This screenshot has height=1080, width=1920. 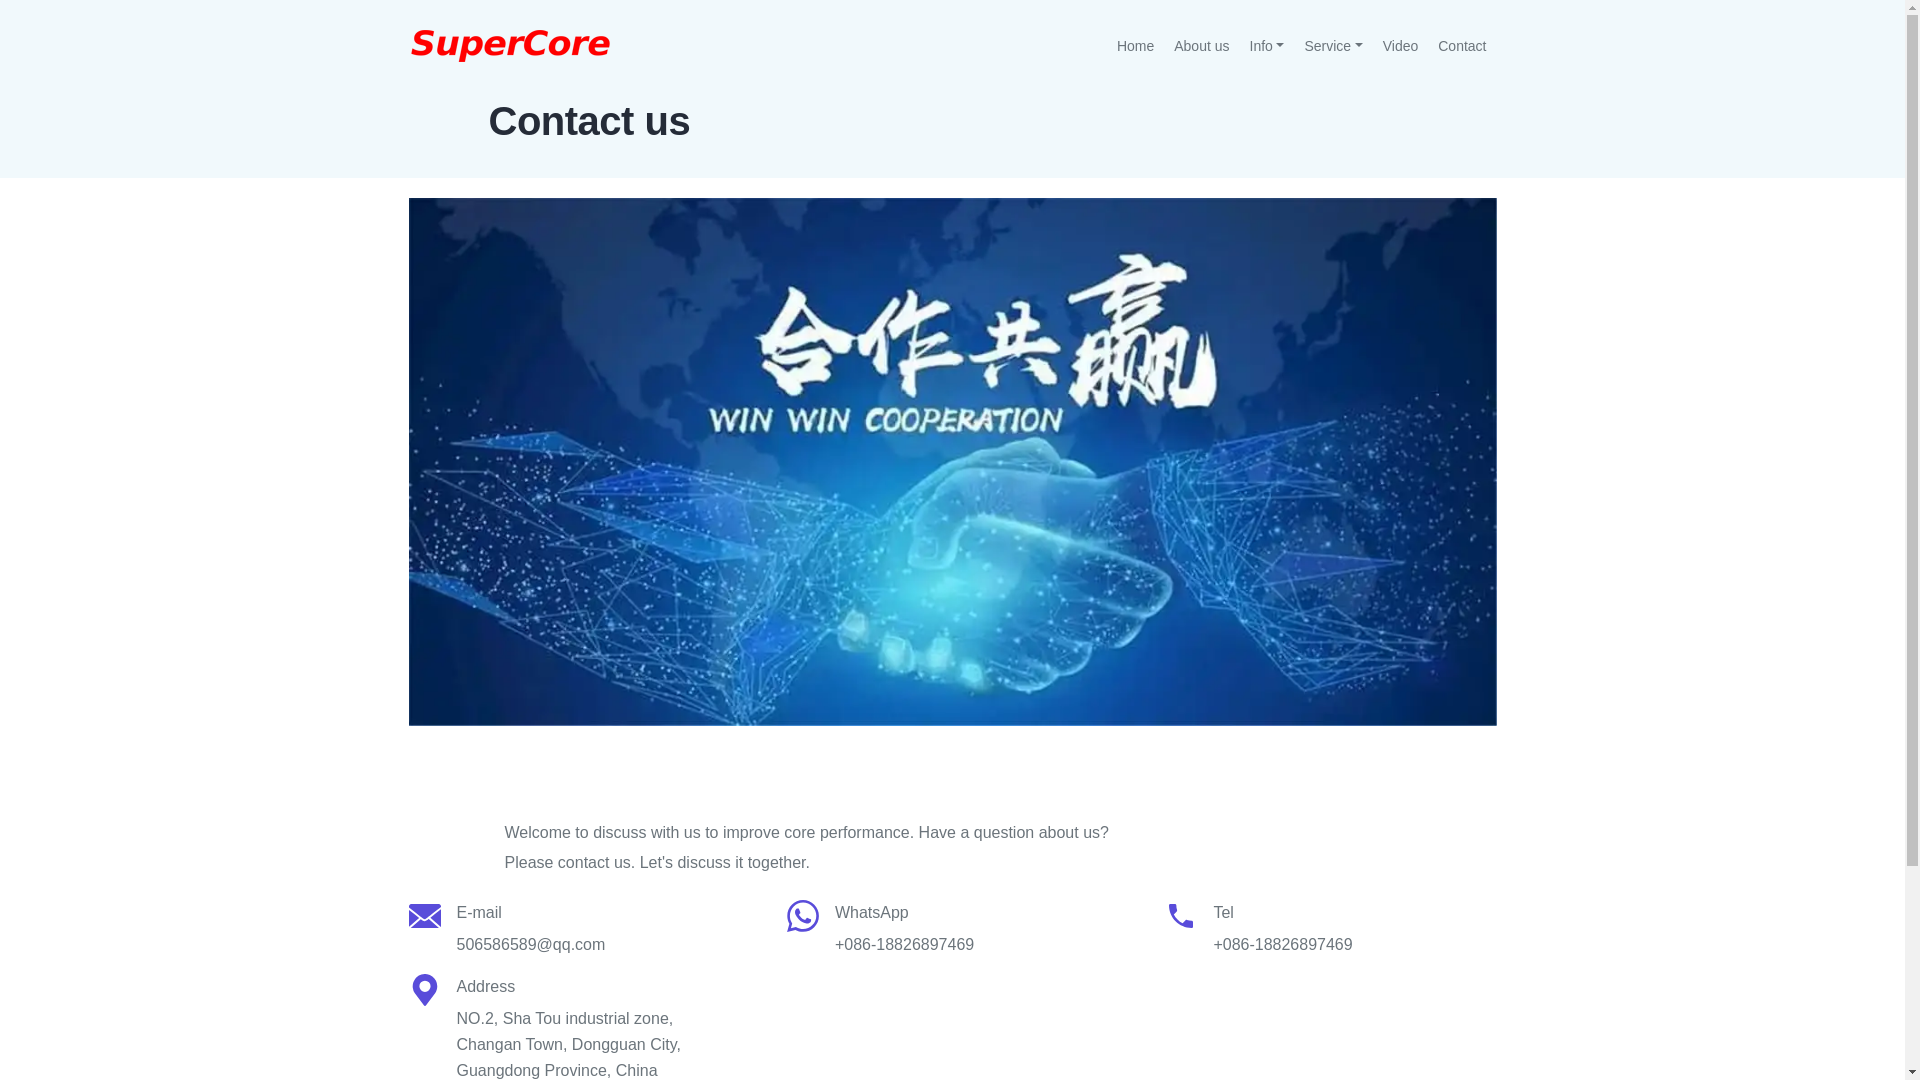 What do you see at coordinates (1462, 45) in the screenshot?
I see `'Contact'` at bounding box center [1462, 45].